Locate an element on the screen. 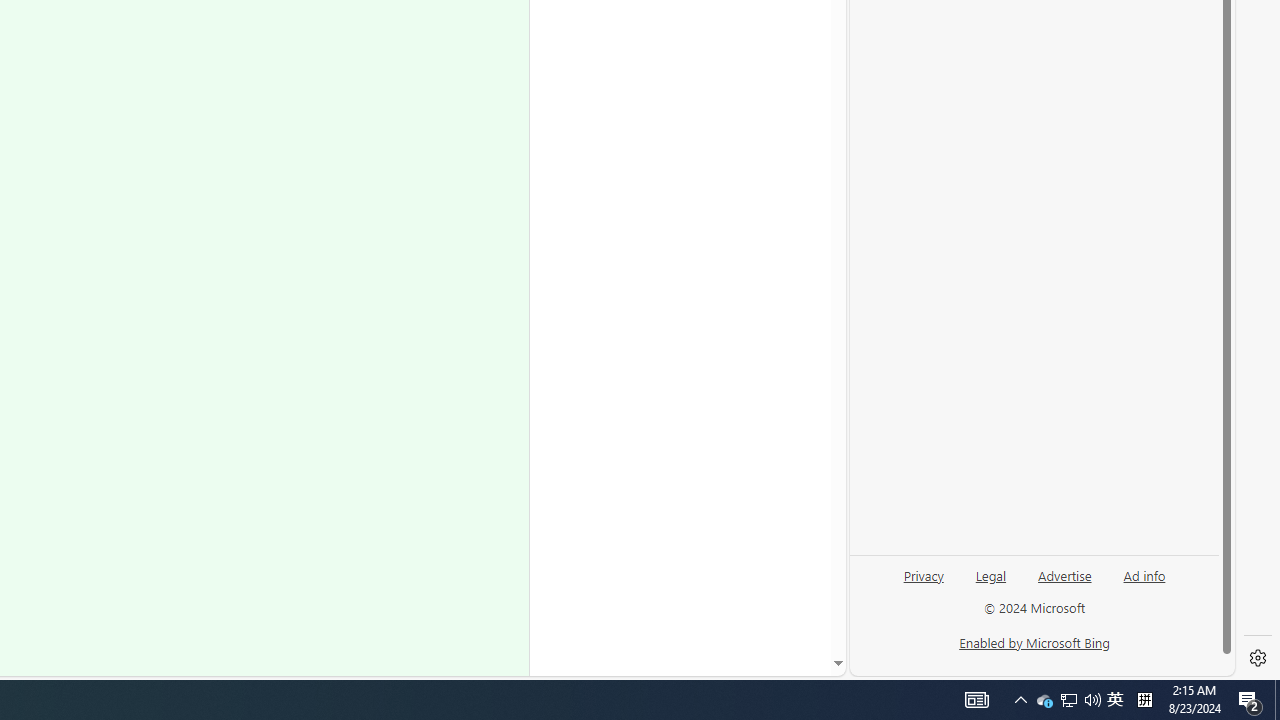 This screenshot has width=1280, height=720. 'Settings' is located at coordinates (1257, 658).